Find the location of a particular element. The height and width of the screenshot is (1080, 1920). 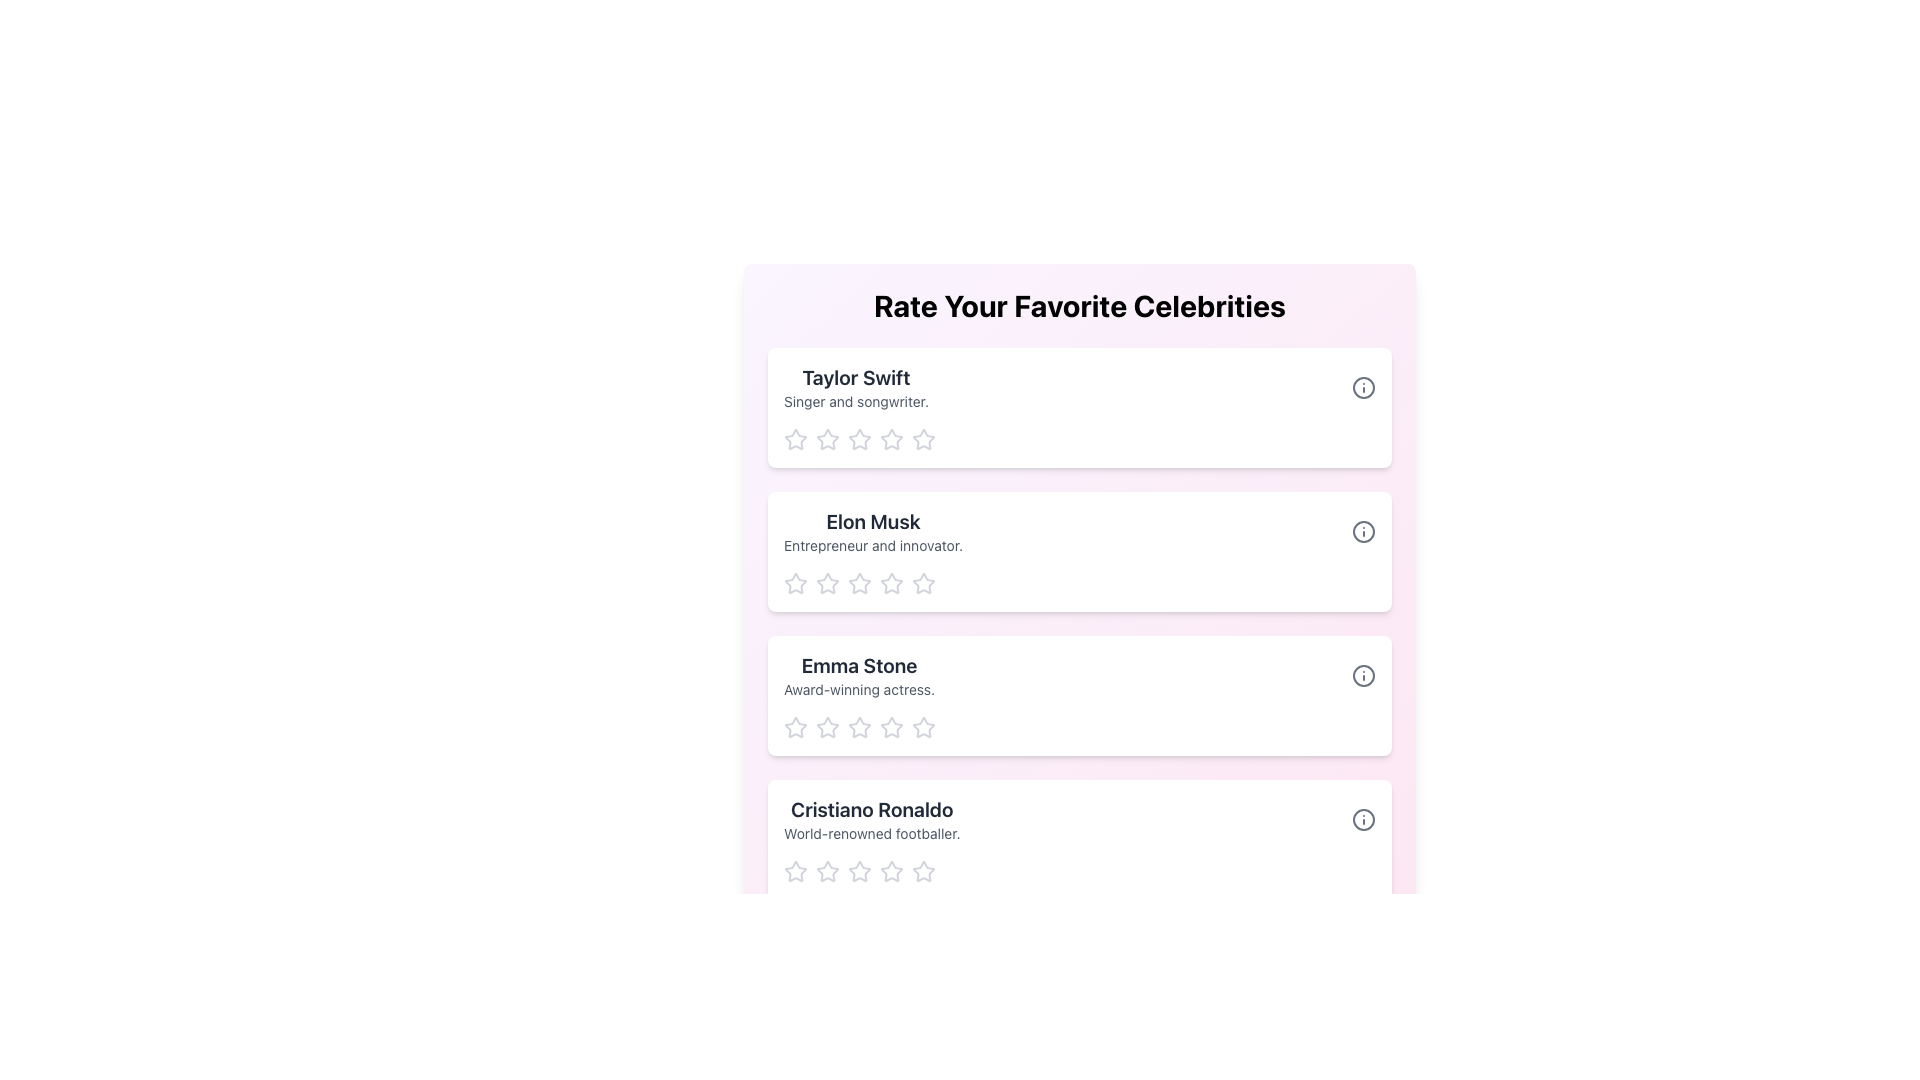

the first star icon used for rating Taylor Swift is located at coordinates (795, 438).